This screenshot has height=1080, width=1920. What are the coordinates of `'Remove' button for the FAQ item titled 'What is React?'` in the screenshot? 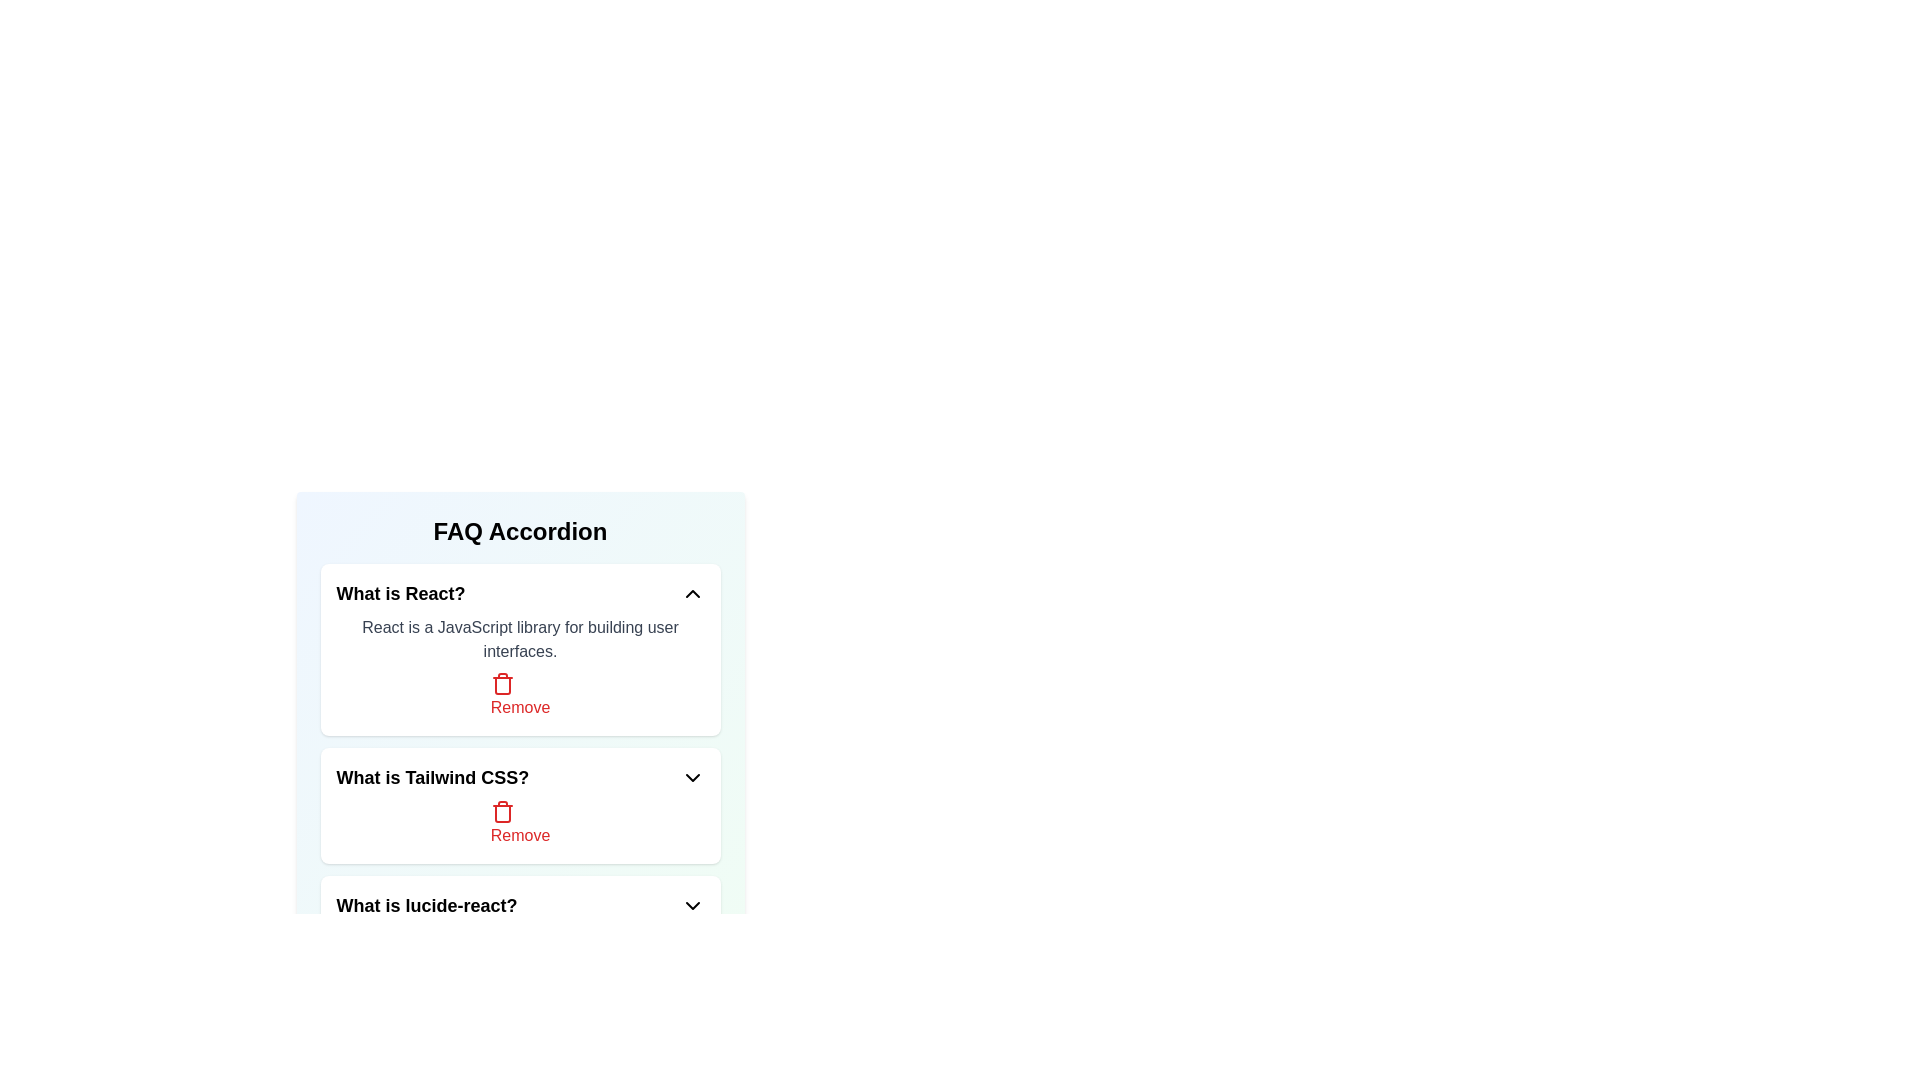 It's located at (520, 694).